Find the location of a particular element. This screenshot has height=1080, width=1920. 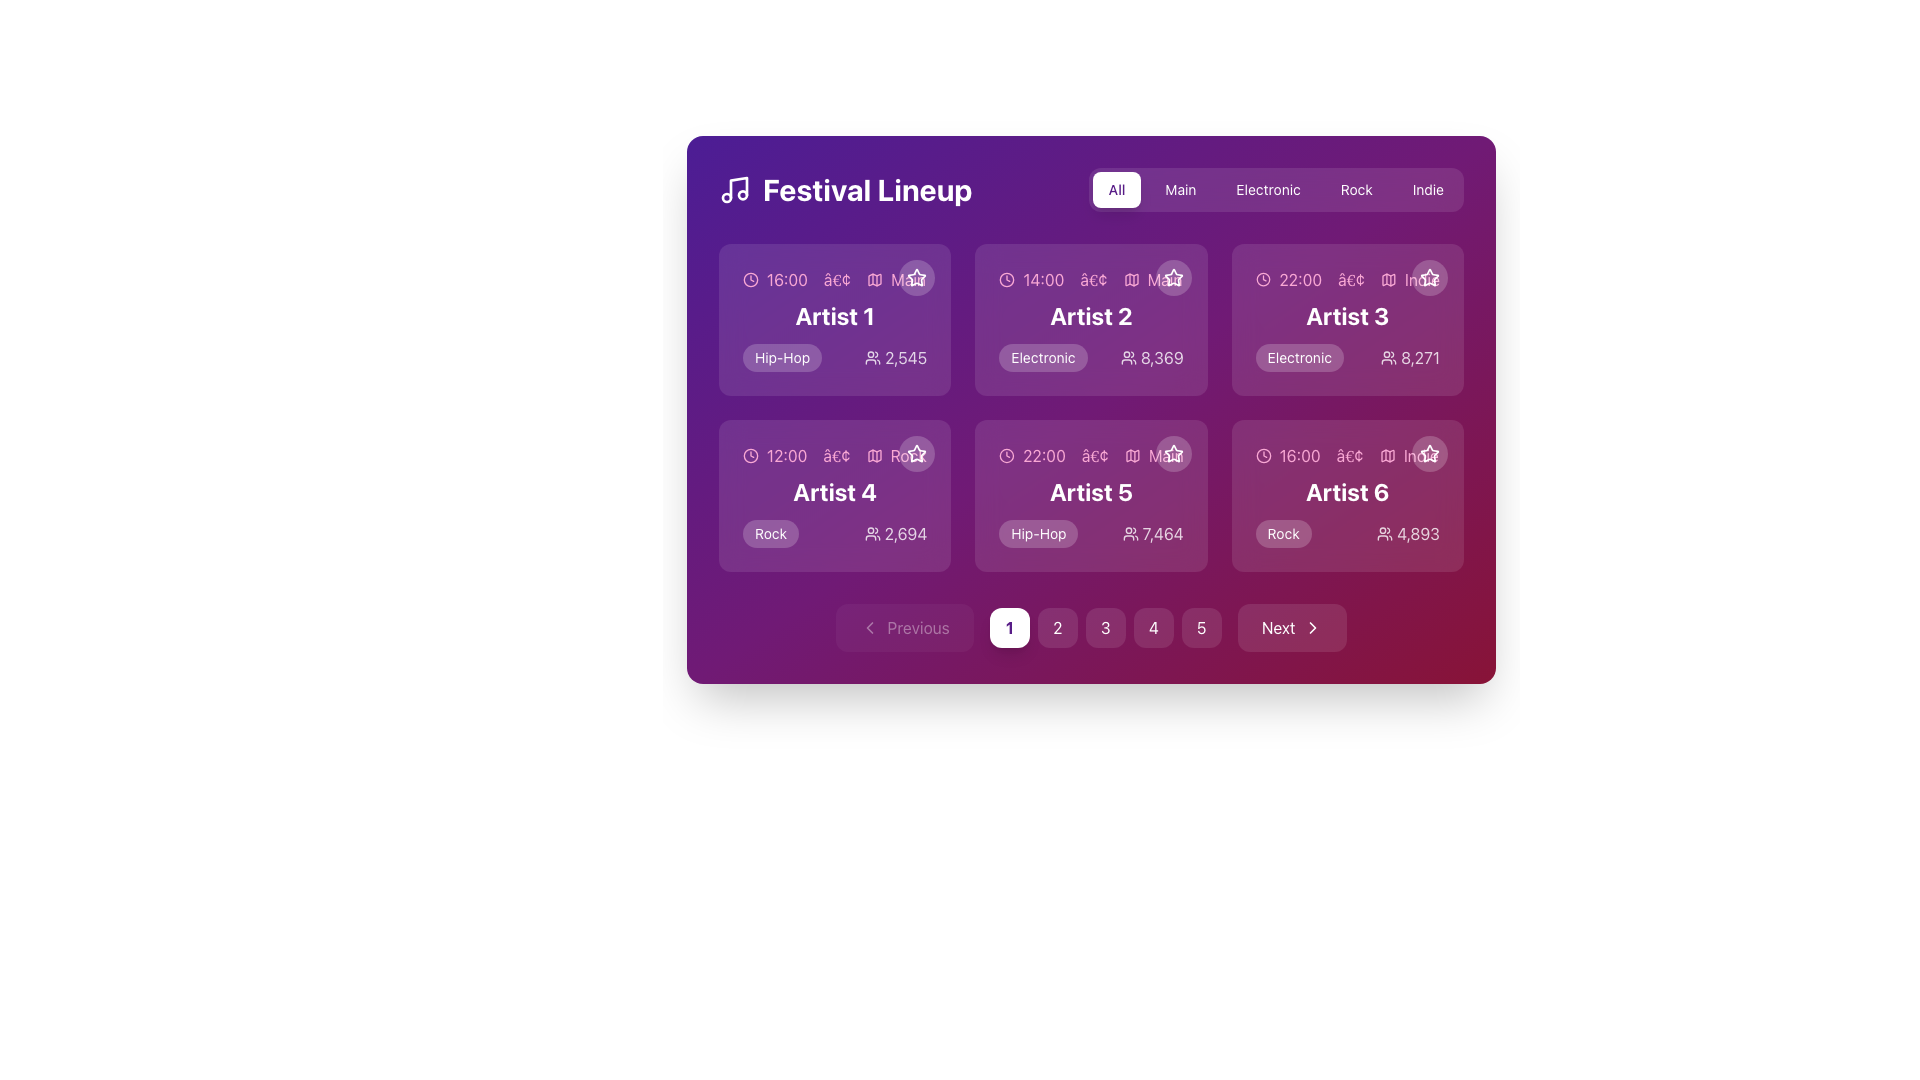

the Interactive star icon located in the top-right corner of the 'Artist 6' card is located at coordinates (1429, 454).